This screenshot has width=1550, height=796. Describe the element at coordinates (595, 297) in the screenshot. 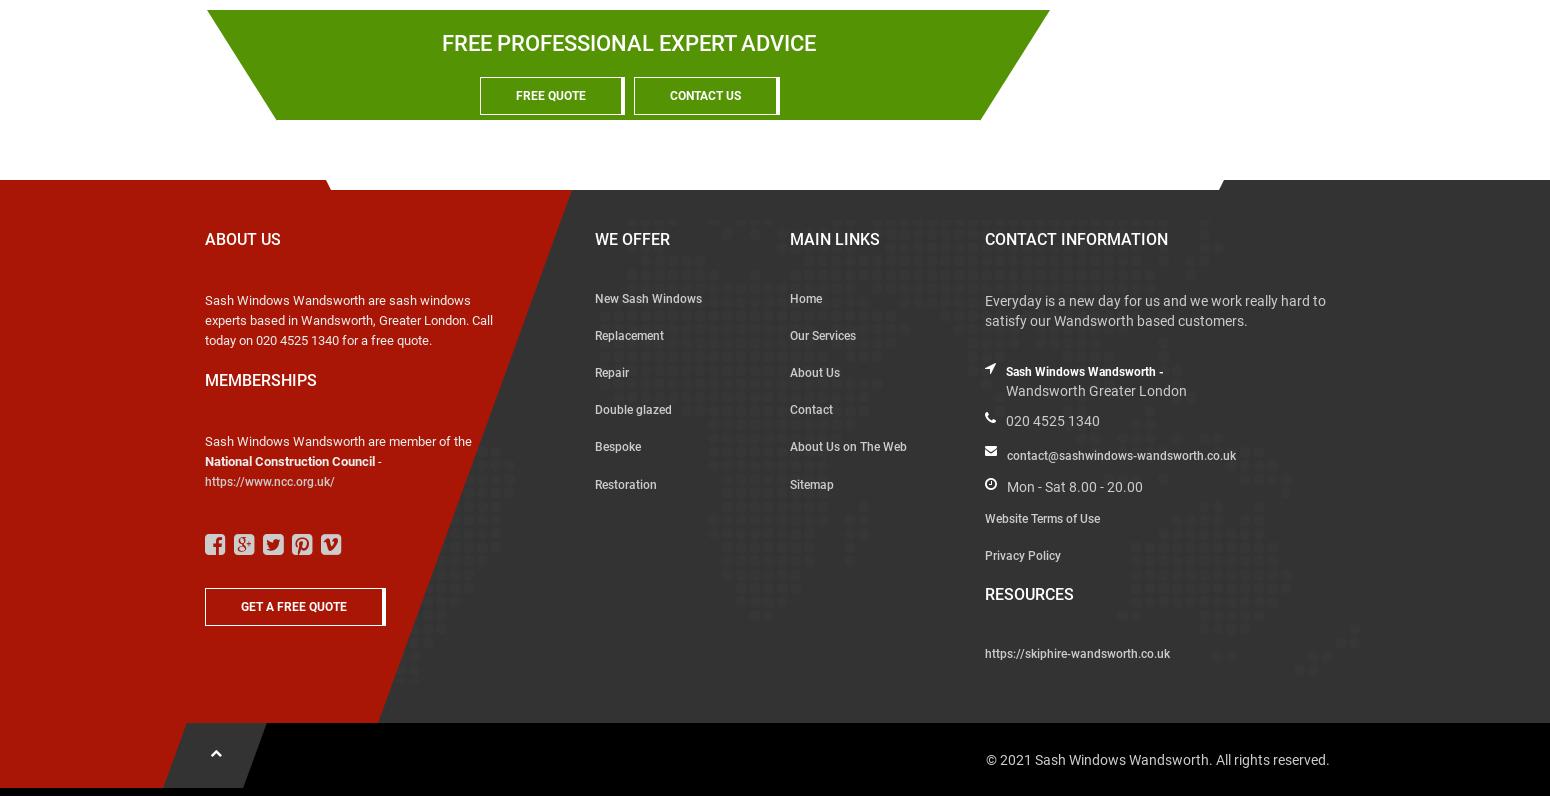

I see `'New Sash Windows'` at that location.